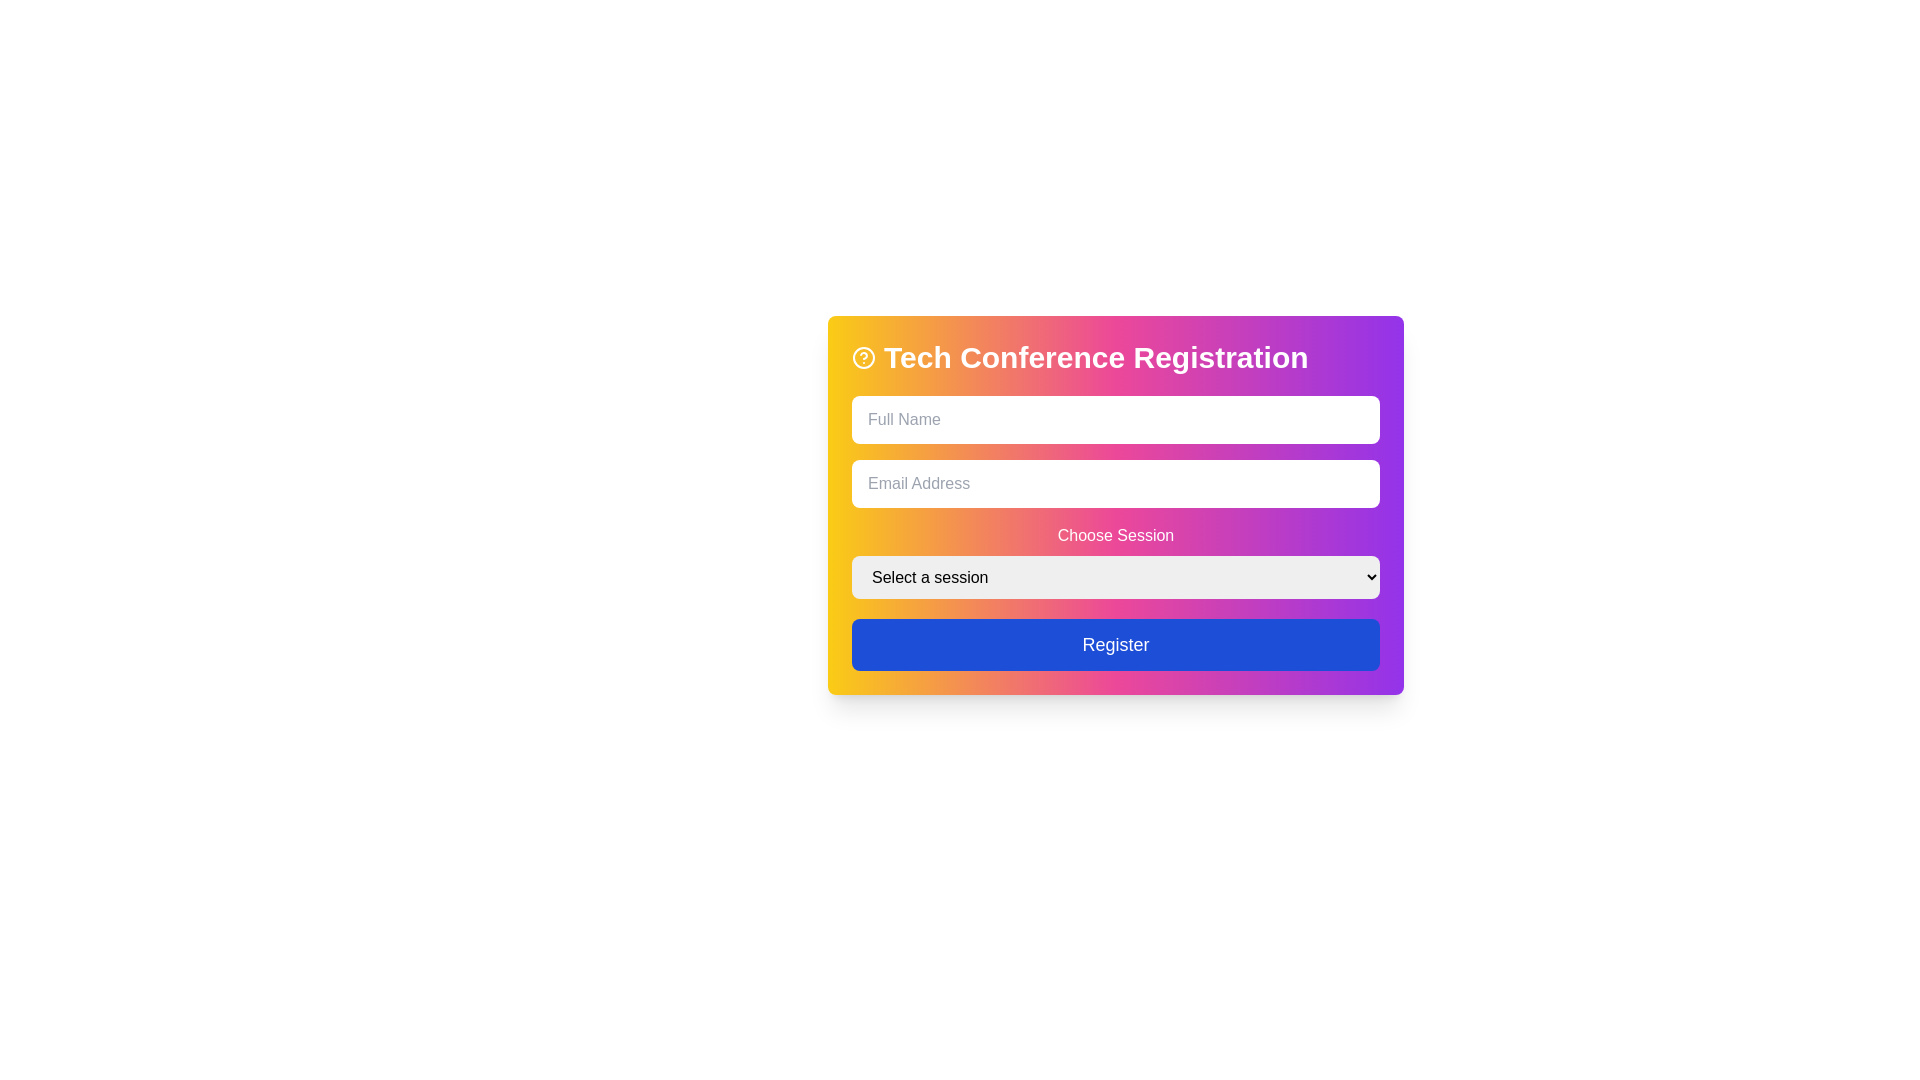  What do you see at coordinates (864, 357) in the screenshot?
I see `the circle element within the SVG that serves as a visual decoration for the 'Tech Conference Registration' title` at bounding box center [864, 357].